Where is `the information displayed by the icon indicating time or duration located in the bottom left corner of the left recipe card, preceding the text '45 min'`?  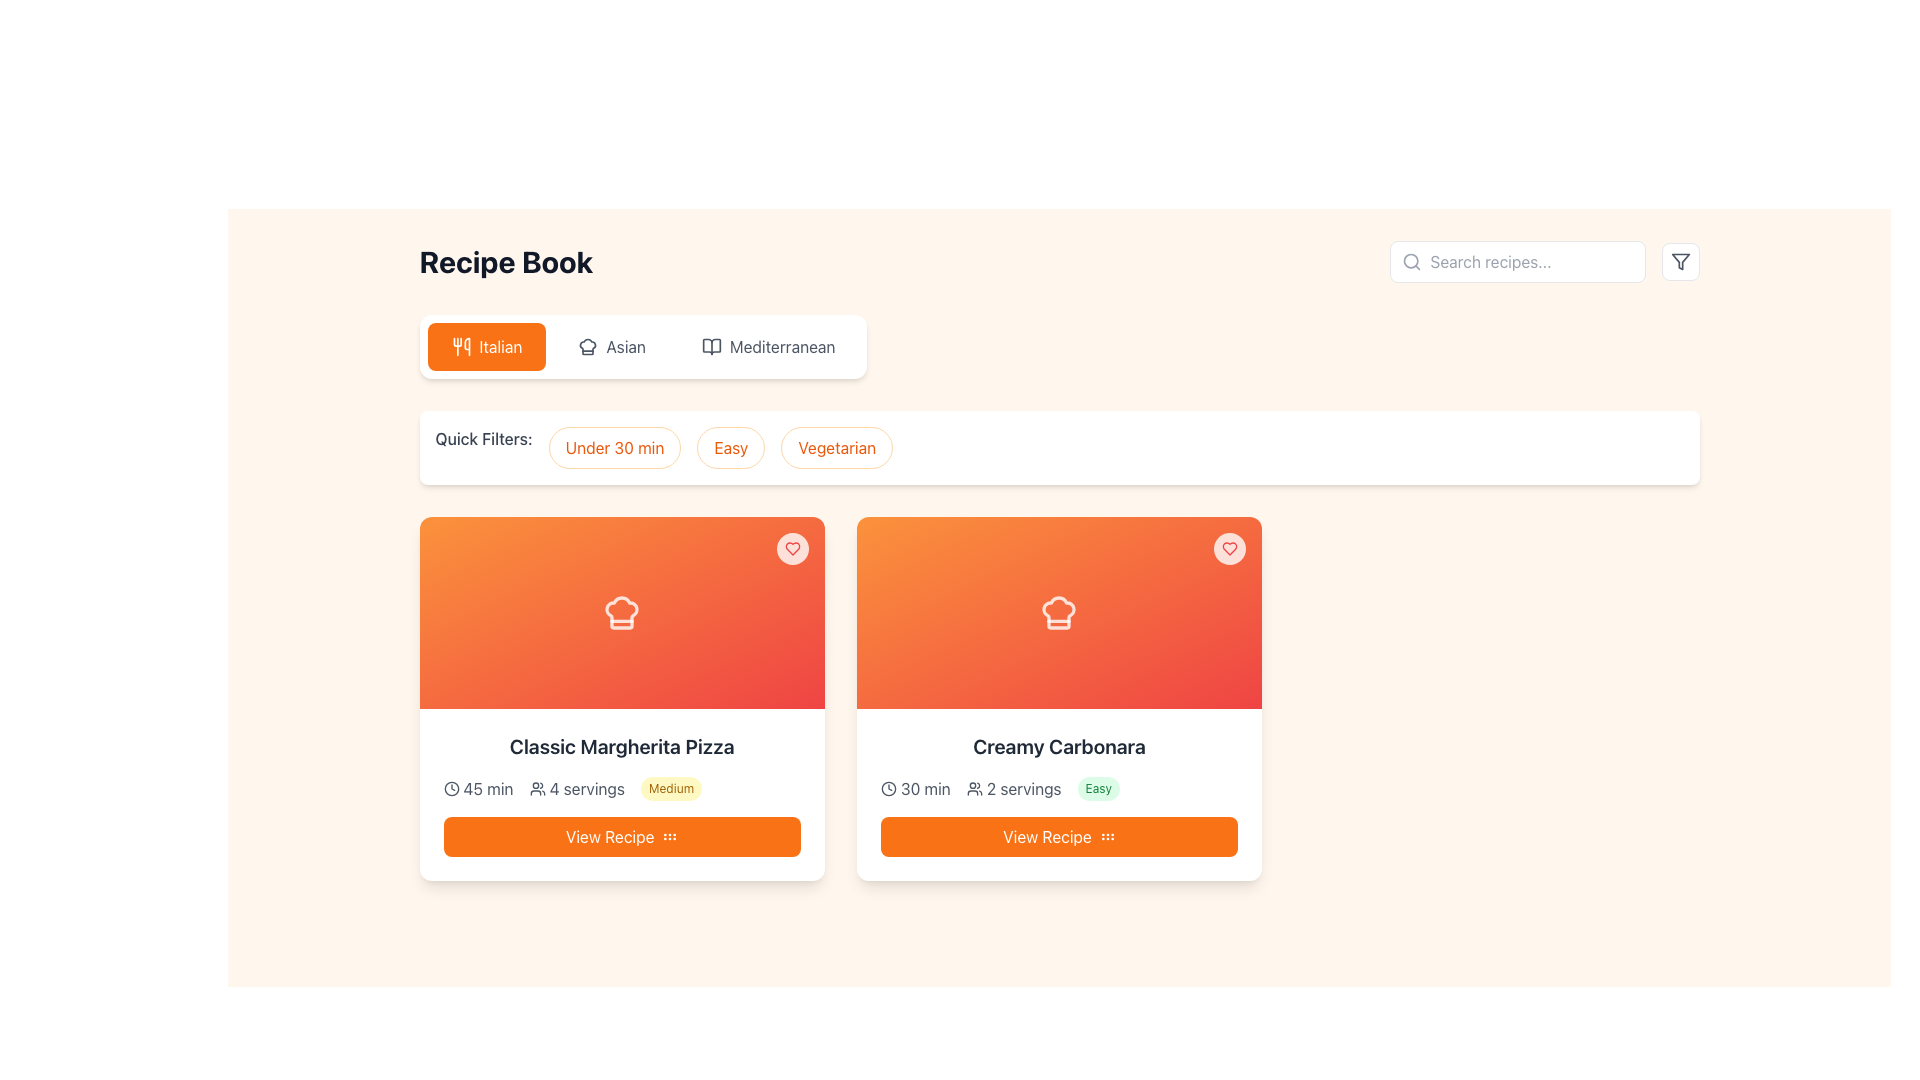
the information displayed by the icon indicating time or duration located in the bottom left corner of the left recipe card, preceding the text '45 min' is located at coordinates (450, 788).